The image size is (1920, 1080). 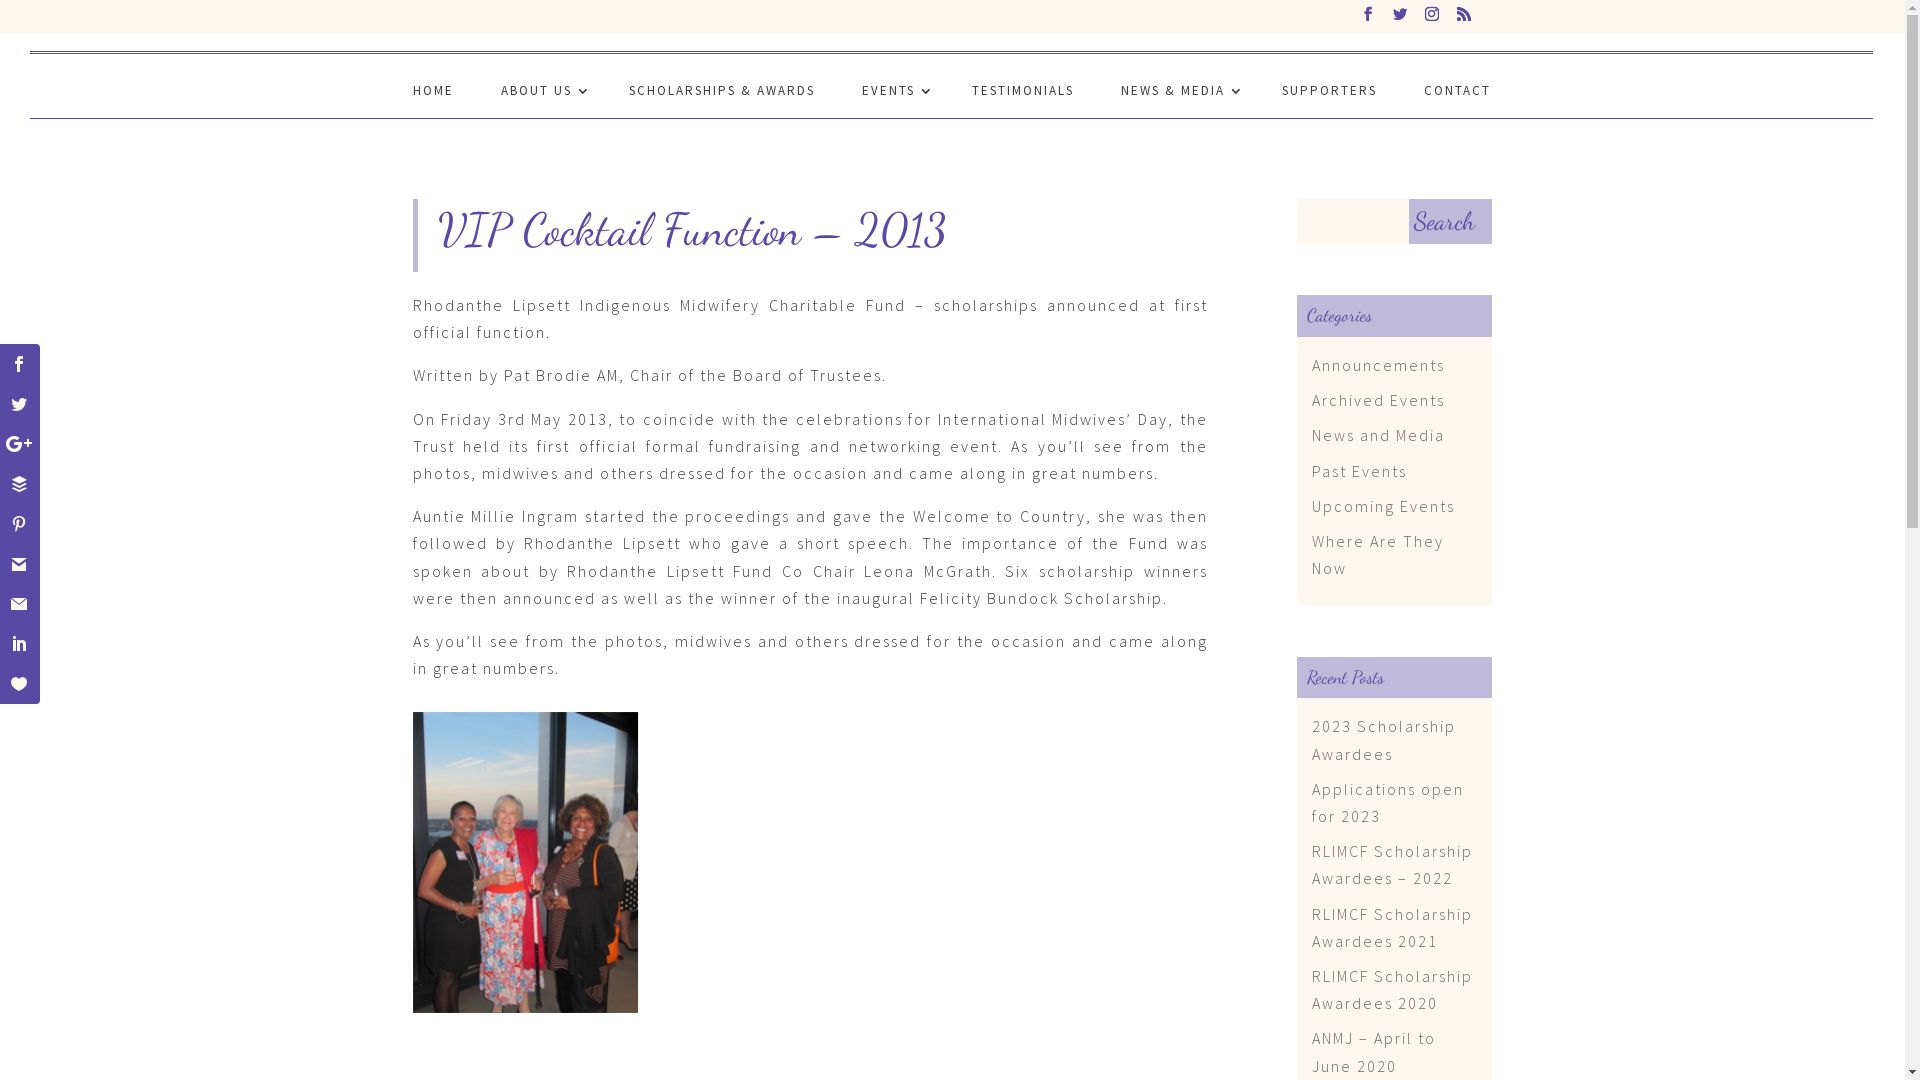 What do you see at coordinates (1176, 100) in the screenshot?
I see `'NEWS & MEDIA'` at bounding box center [1176, 100].